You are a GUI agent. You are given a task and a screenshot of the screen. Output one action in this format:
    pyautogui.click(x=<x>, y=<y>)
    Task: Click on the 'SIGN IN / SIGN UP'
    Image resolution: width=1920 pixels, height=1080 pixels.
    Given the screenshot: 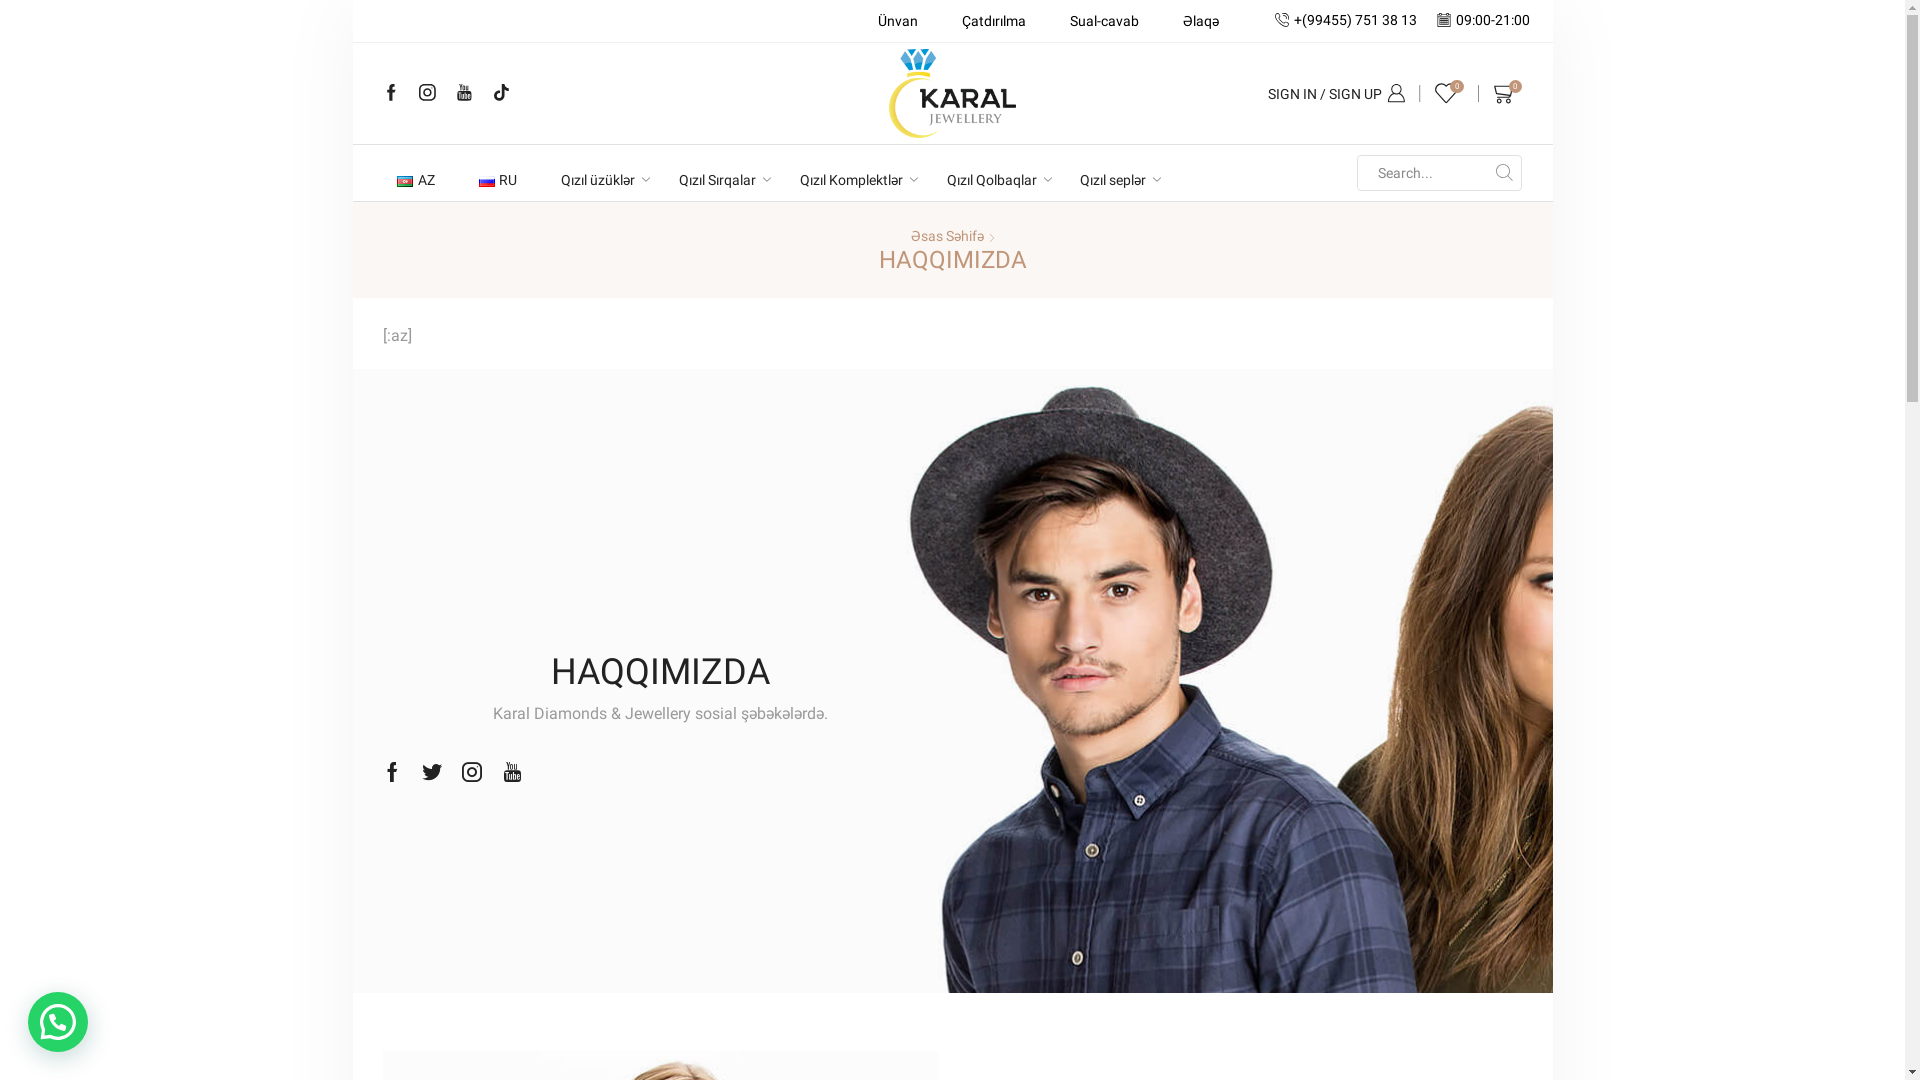 What is the action you would take?
    pyautogui.click(x=1336, y=93)
    